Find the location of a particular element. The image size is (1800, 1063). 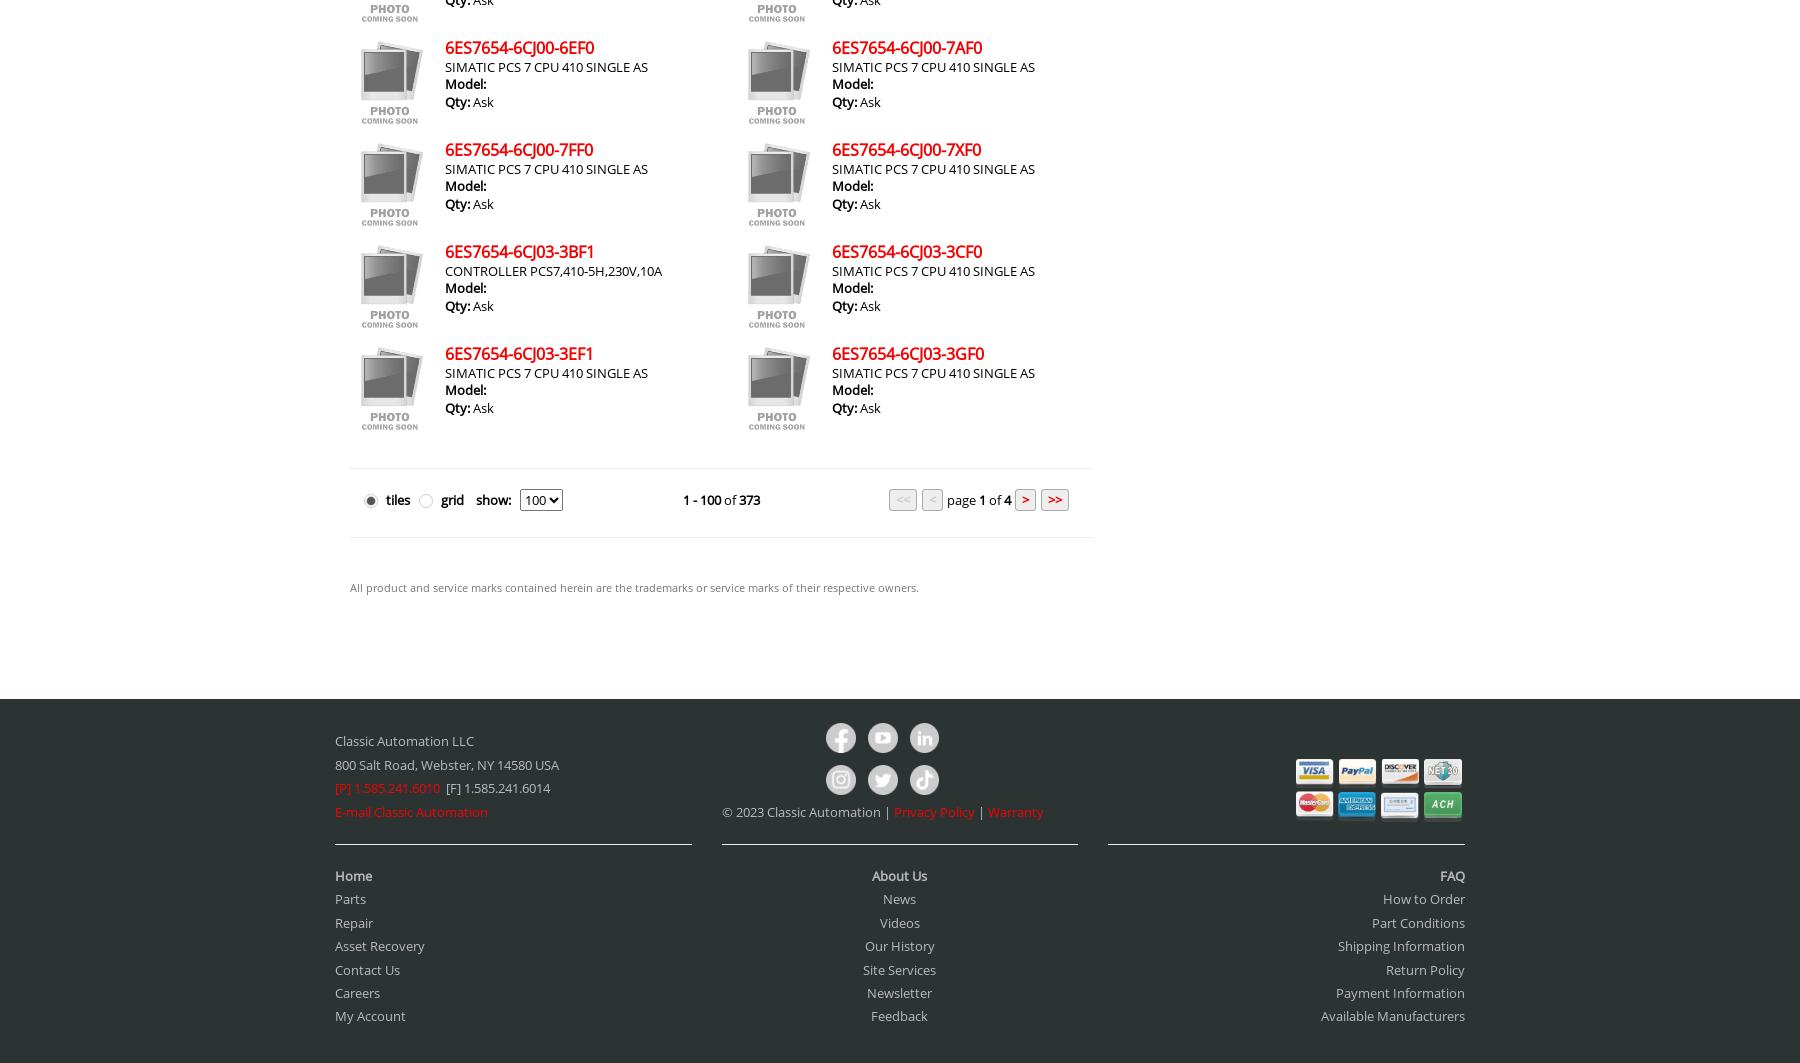

'6ES7654-6CJ03-3CF0' is located at coordinates (904, 252).